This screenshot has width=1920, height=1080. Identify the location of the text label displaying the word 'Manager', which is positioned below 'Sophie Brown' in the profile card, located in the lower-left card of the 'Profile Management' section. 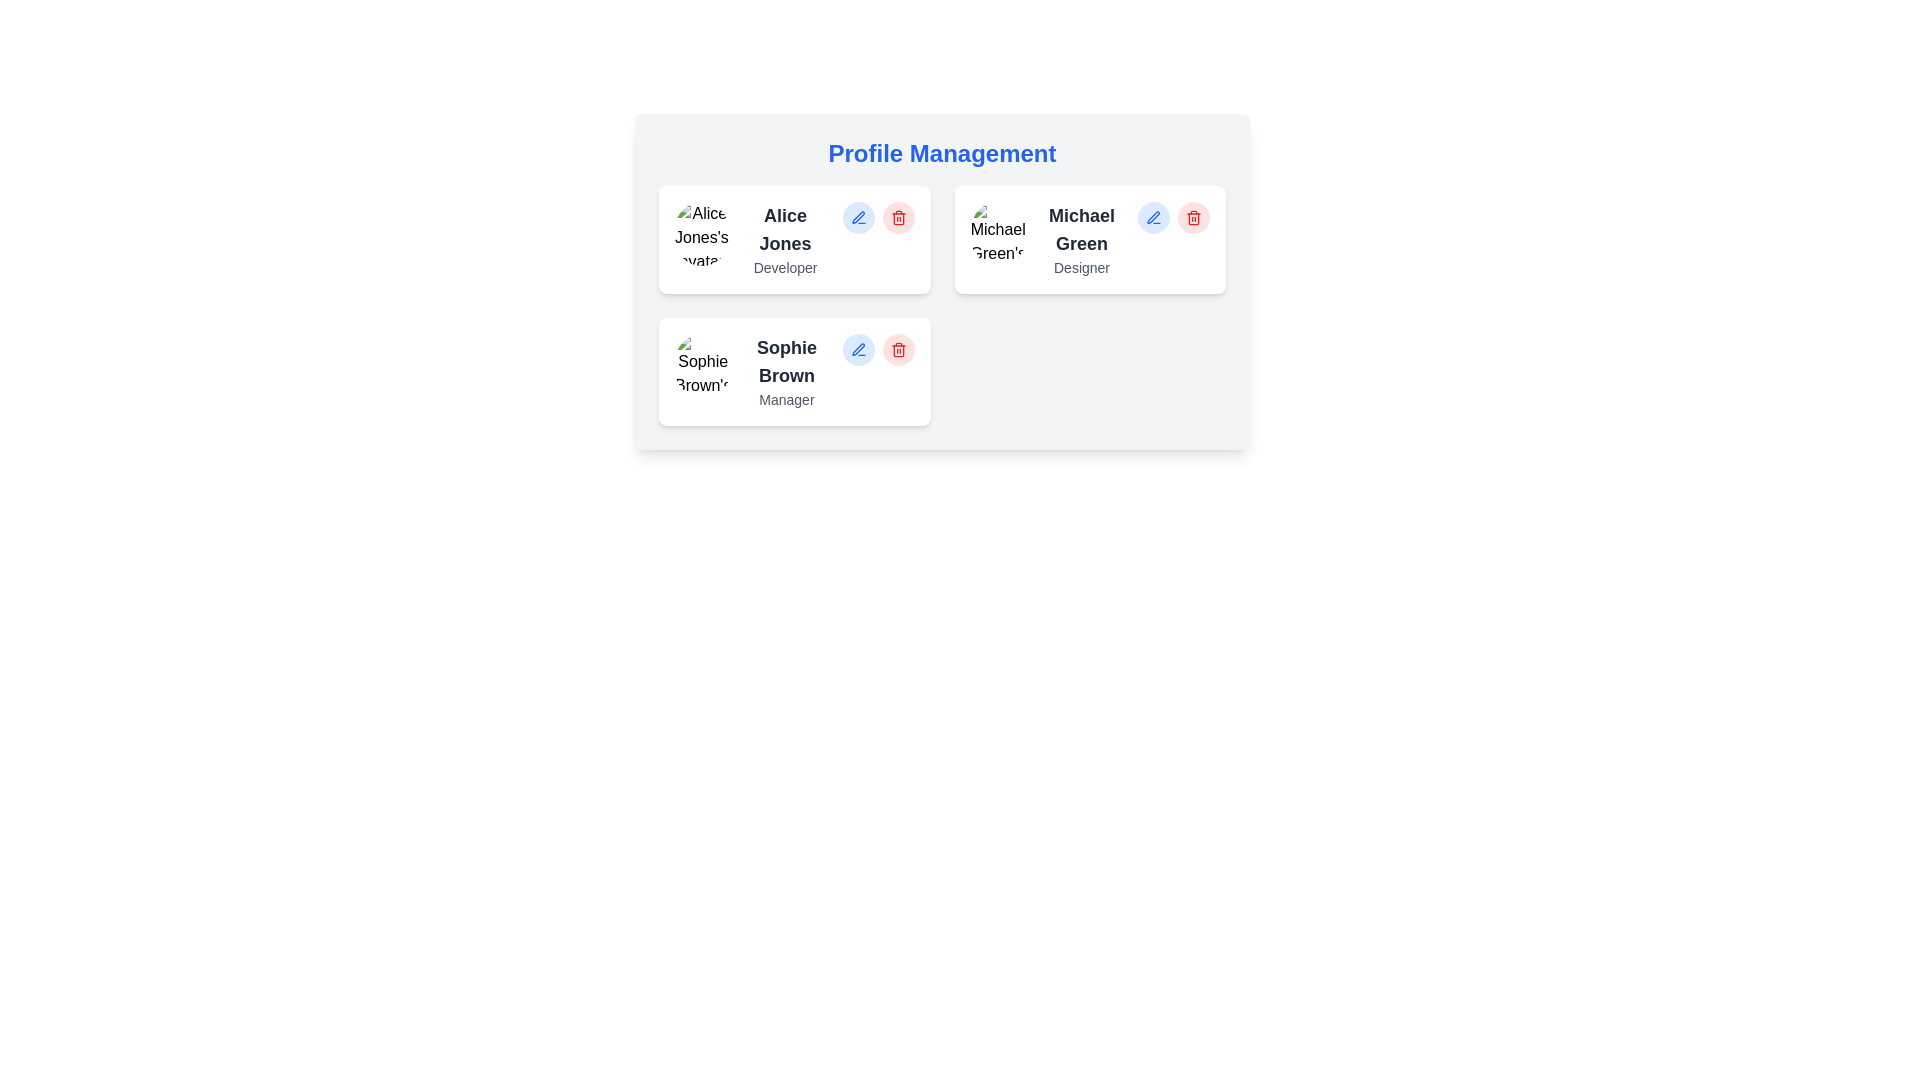
(786, 400).